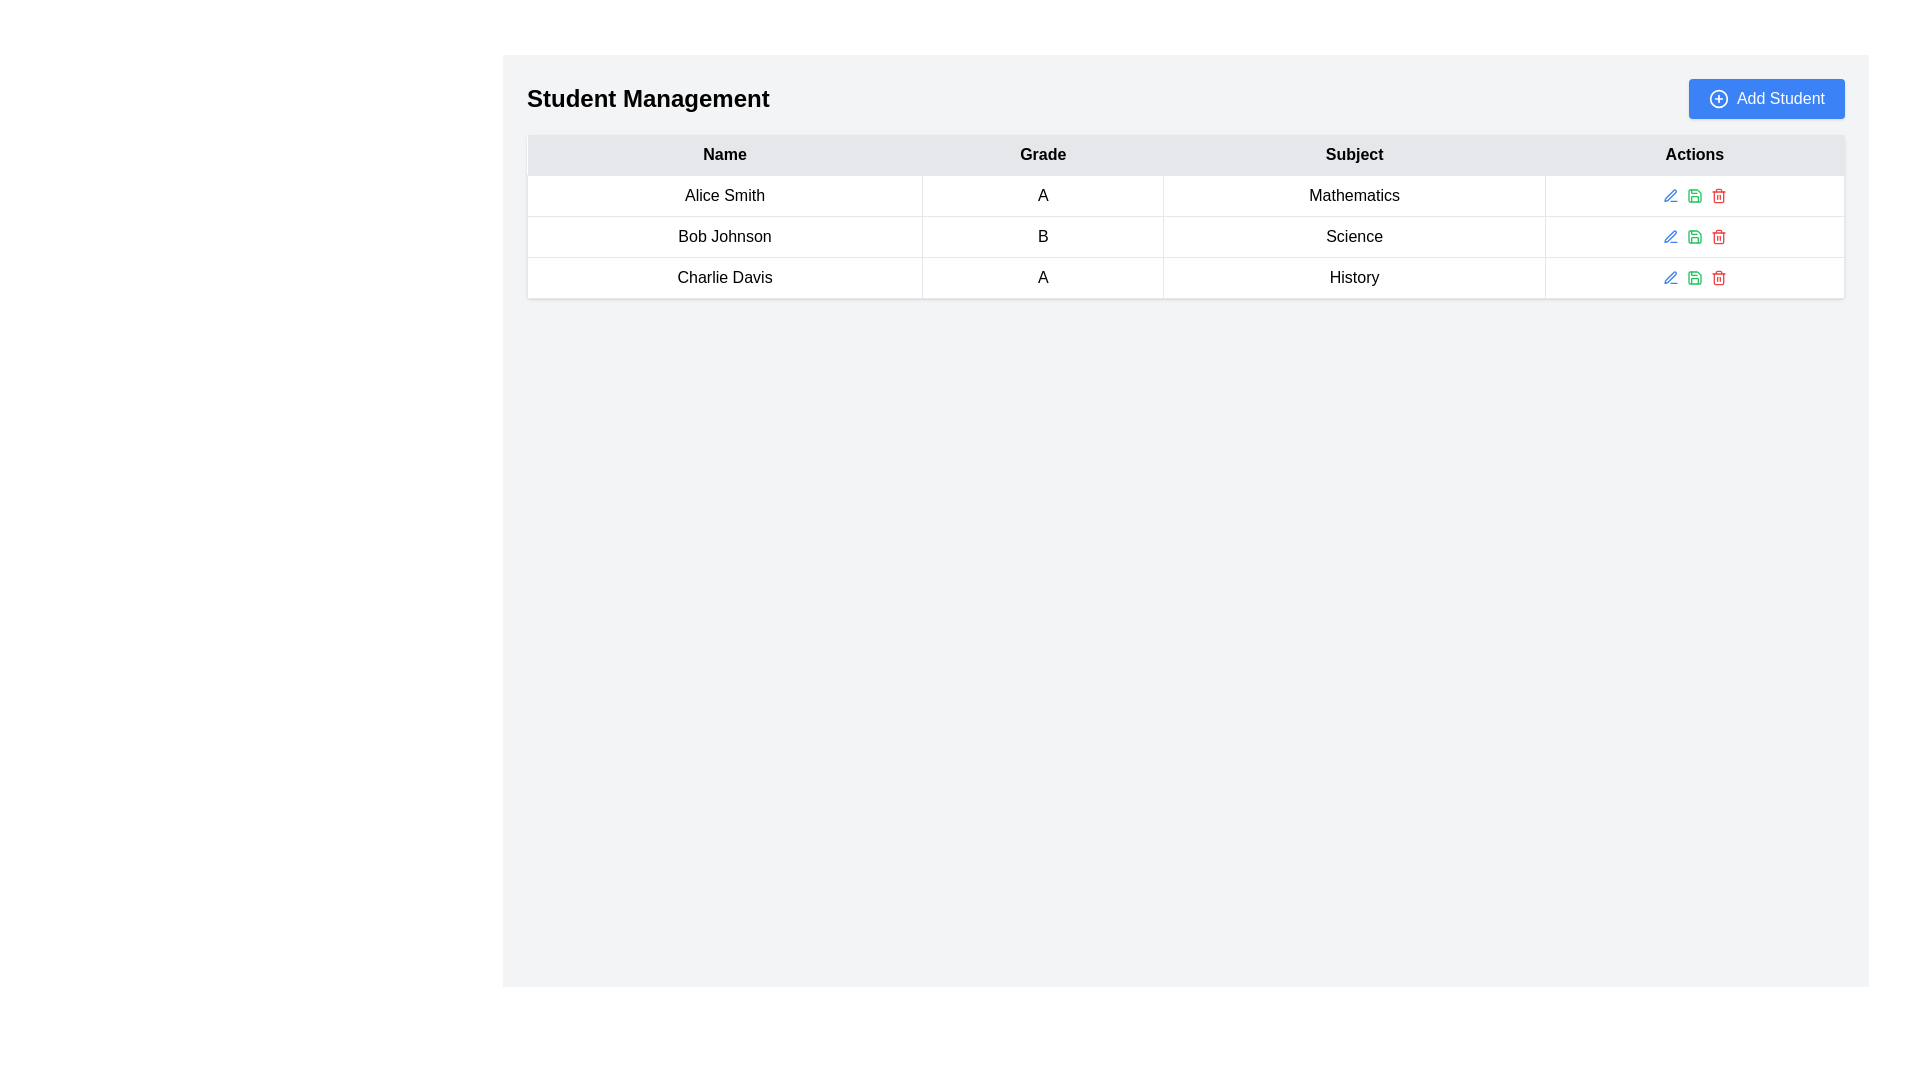 This screenshot has width=1920, height=1080. What do you see at coordinates (723, 154) in the screenshot?
I see `the 'Name' text label located at the top-left corner of the table header in the Student Management section` at bounding box center [723, 154].